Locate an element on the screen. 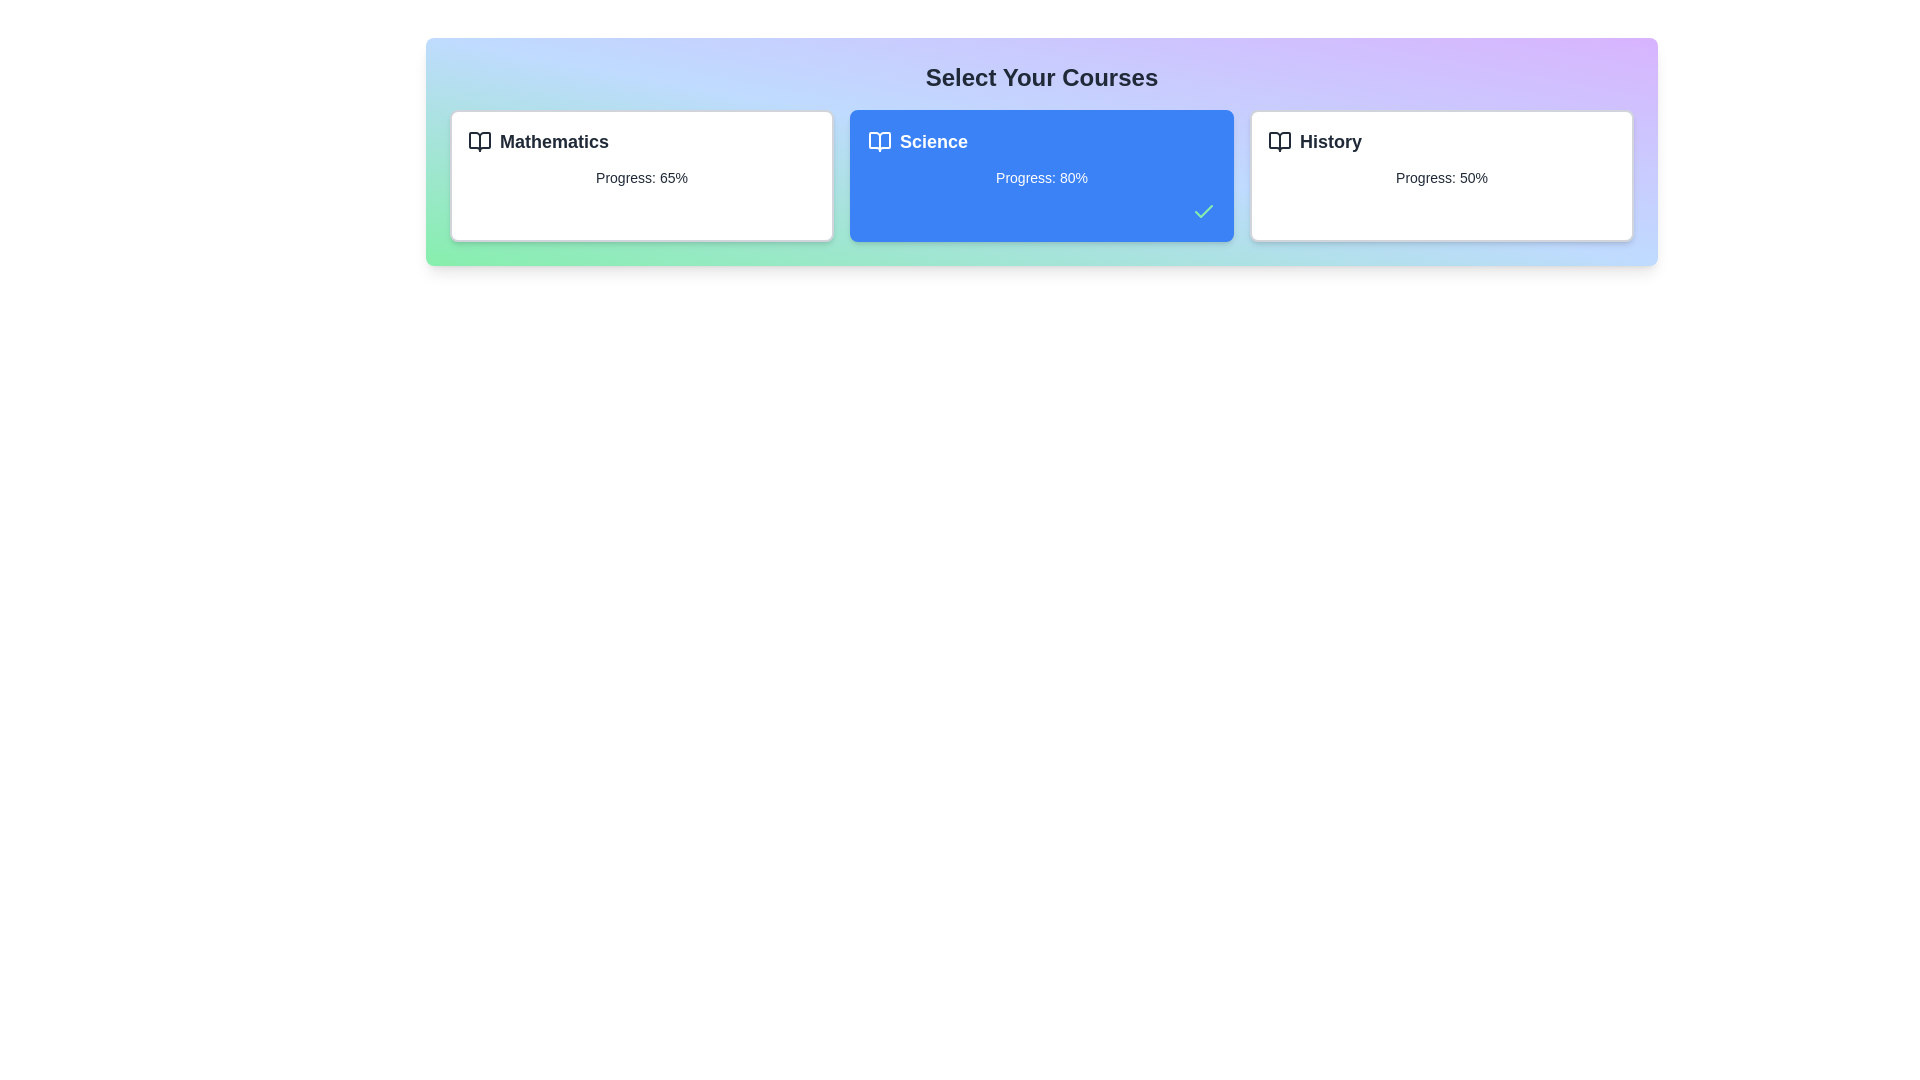 This screenshot has width=1920, height=1080. the decorative icon of the course card corresponding to History is located at coordinates (1280, 141).